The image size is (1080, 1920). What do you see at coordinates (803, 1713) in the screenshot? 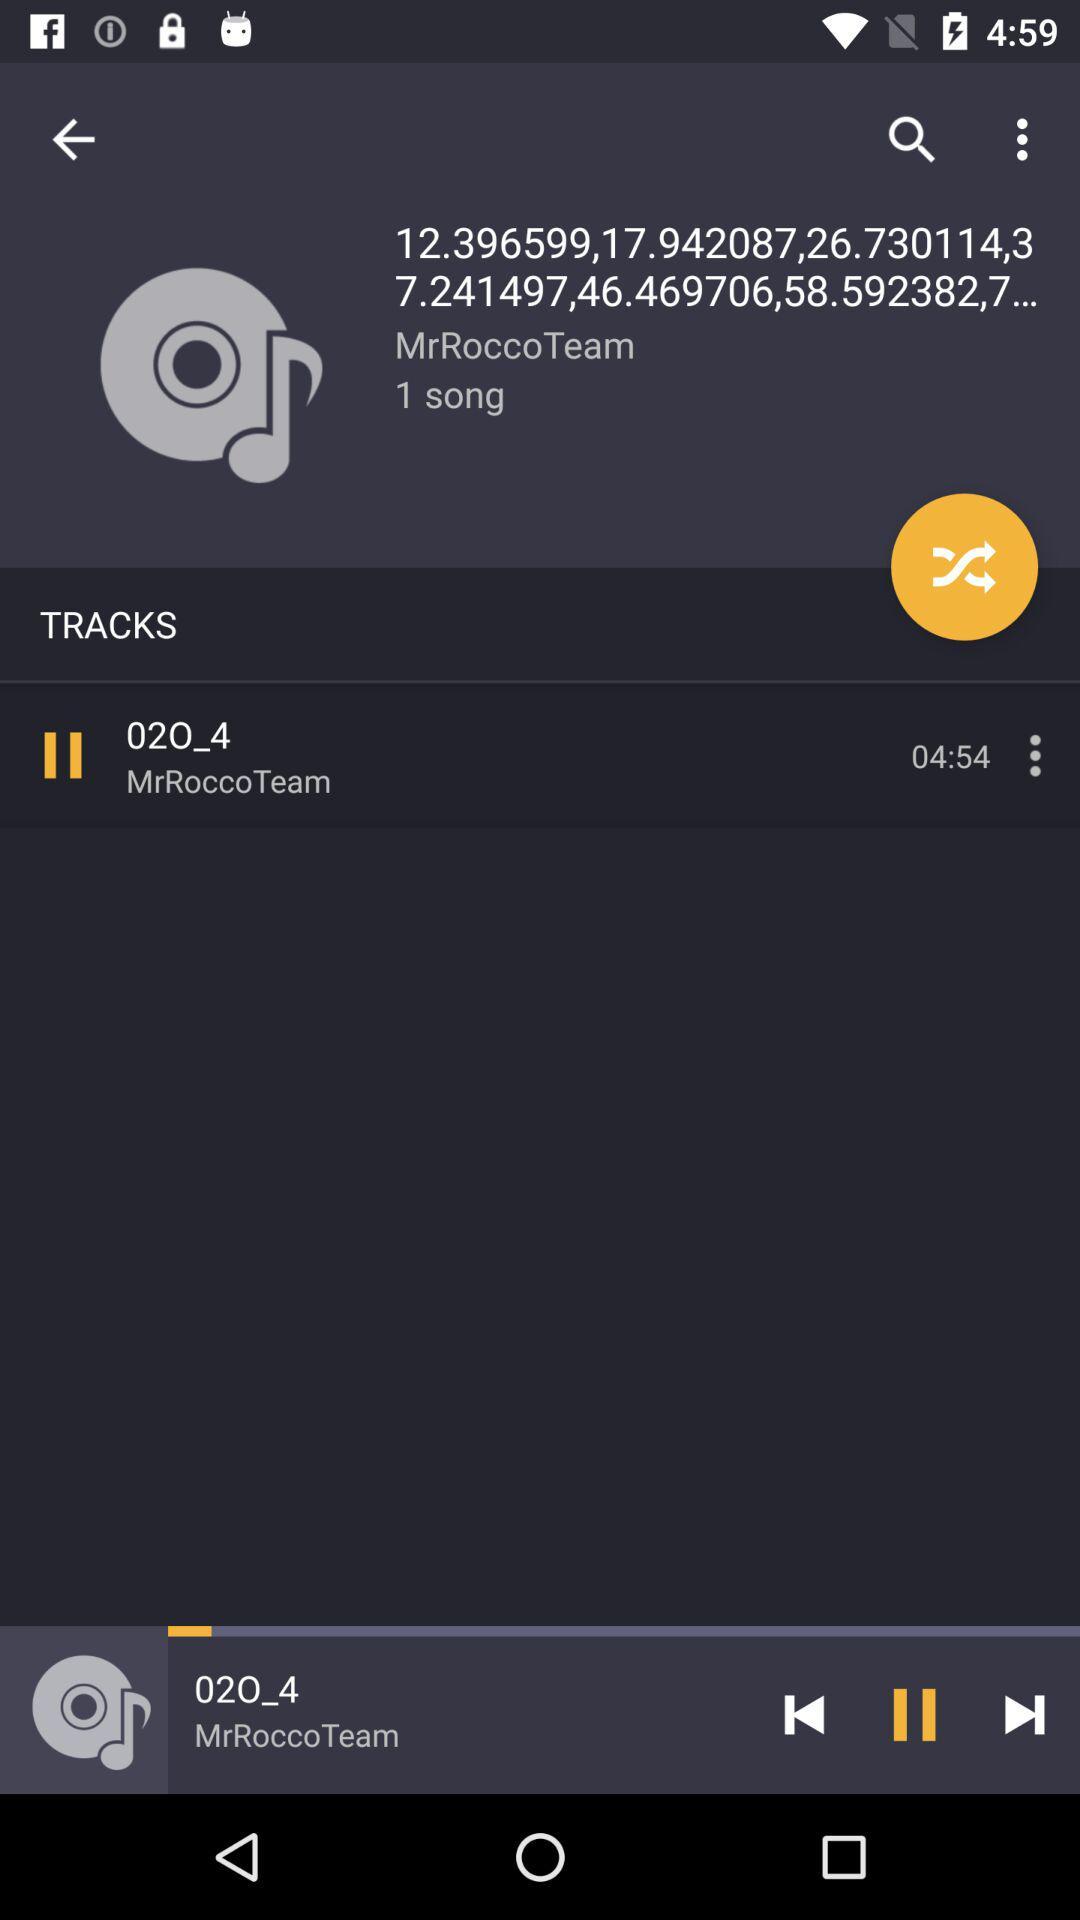
I see `icon to the right of the 02o_4` at bounding box center [803, 1713].